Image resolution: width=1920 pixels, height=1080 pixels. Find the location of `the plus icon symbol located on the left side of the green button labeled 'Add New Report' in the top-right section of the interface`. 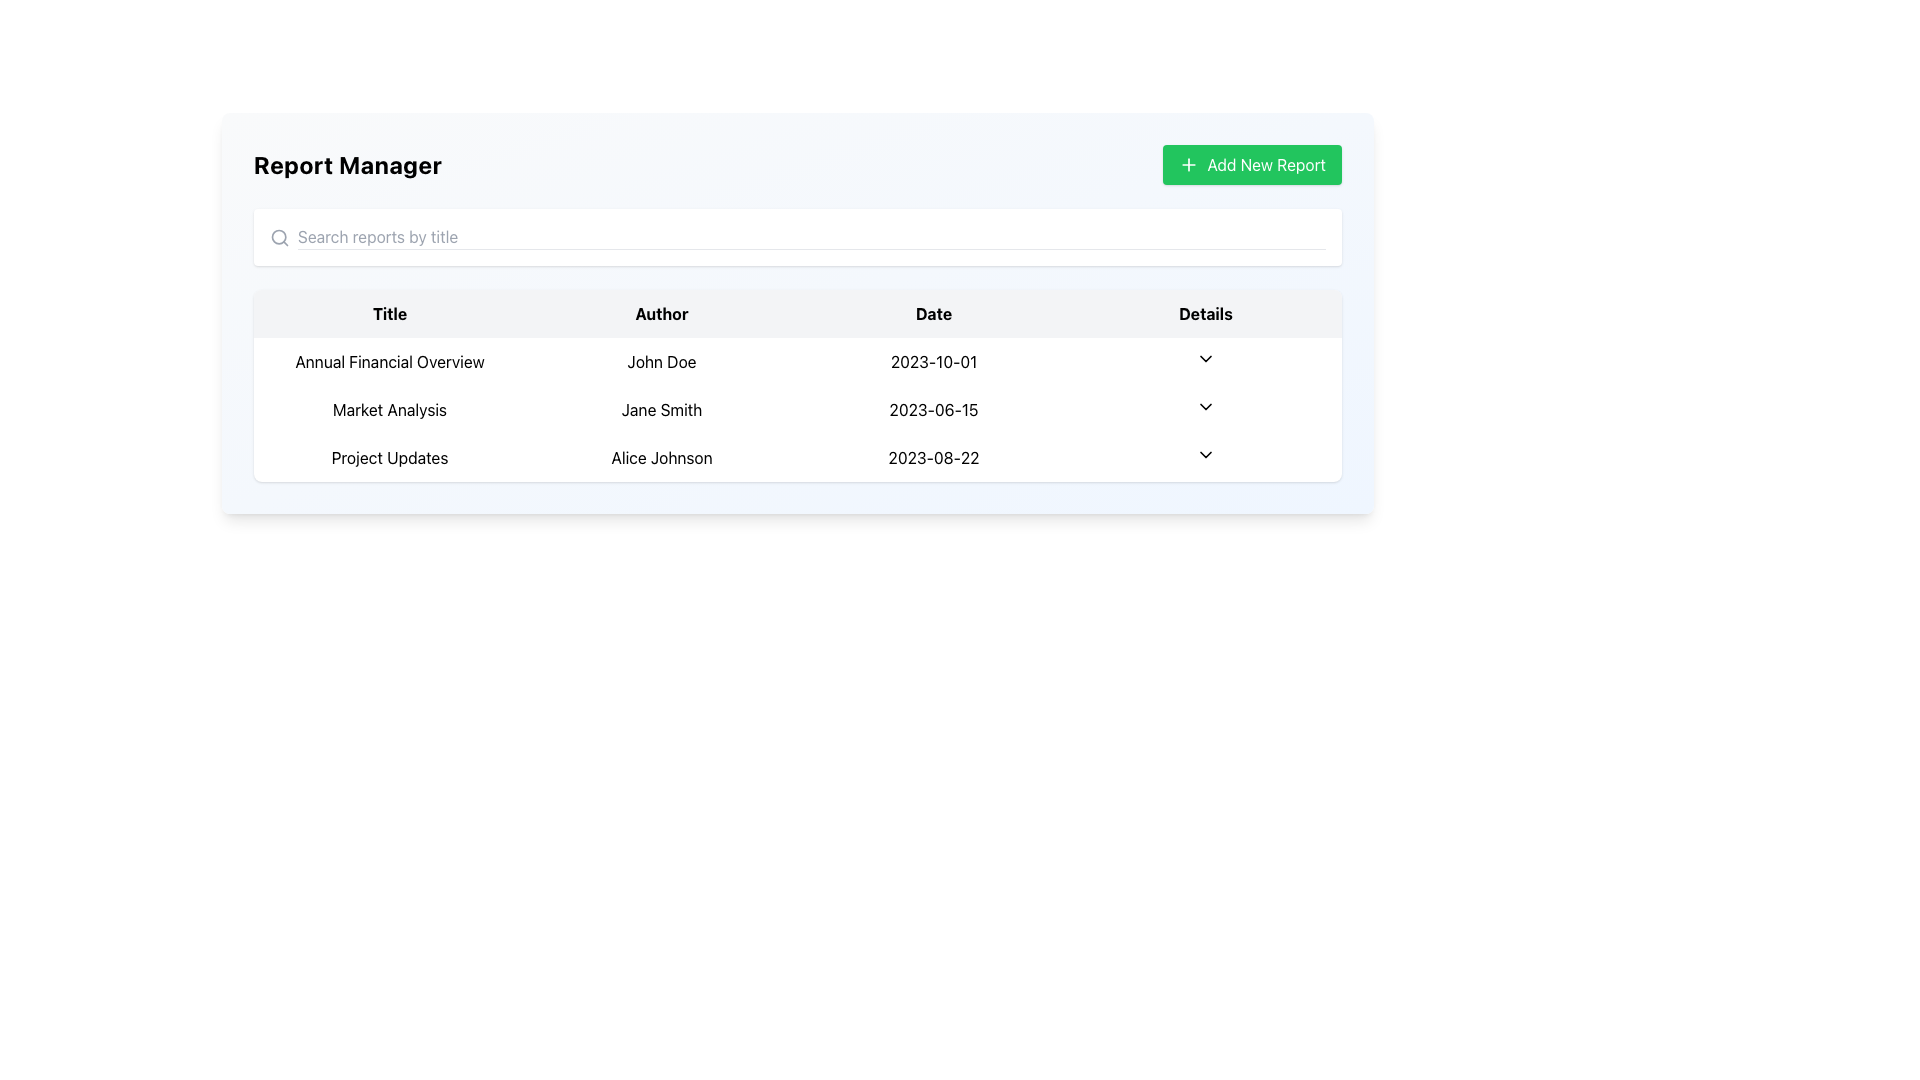

the plus icon symbol located on the left side of the green button labeled 'Add New Report' in the top-right section of the interface is located at coordinates (1189, 164).